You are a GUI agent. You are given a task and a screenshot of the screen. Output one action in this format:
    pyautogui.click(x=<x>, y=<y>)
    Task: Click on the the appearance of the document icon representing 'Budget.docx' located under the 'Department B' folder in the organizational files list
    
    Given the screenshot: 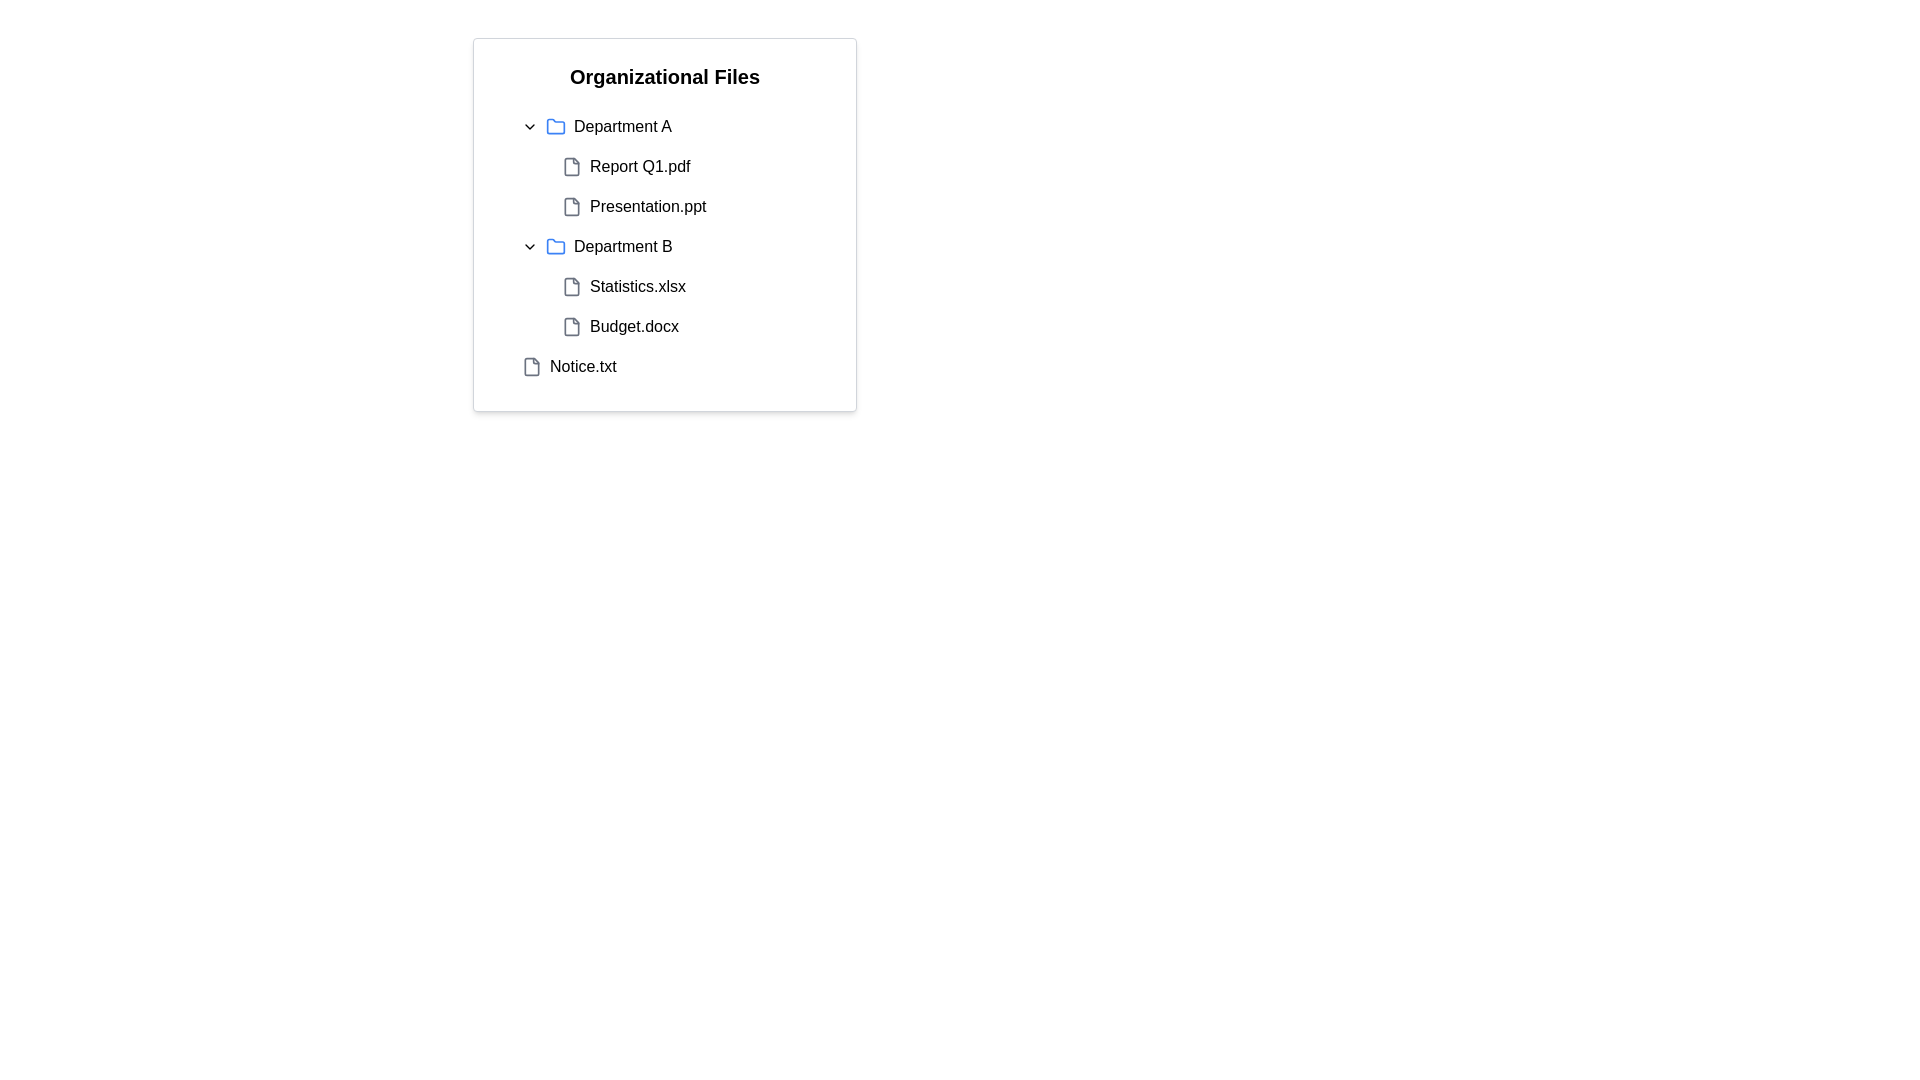 What is the action you would take?
    pyautogui.click(x=570, y=326)
    